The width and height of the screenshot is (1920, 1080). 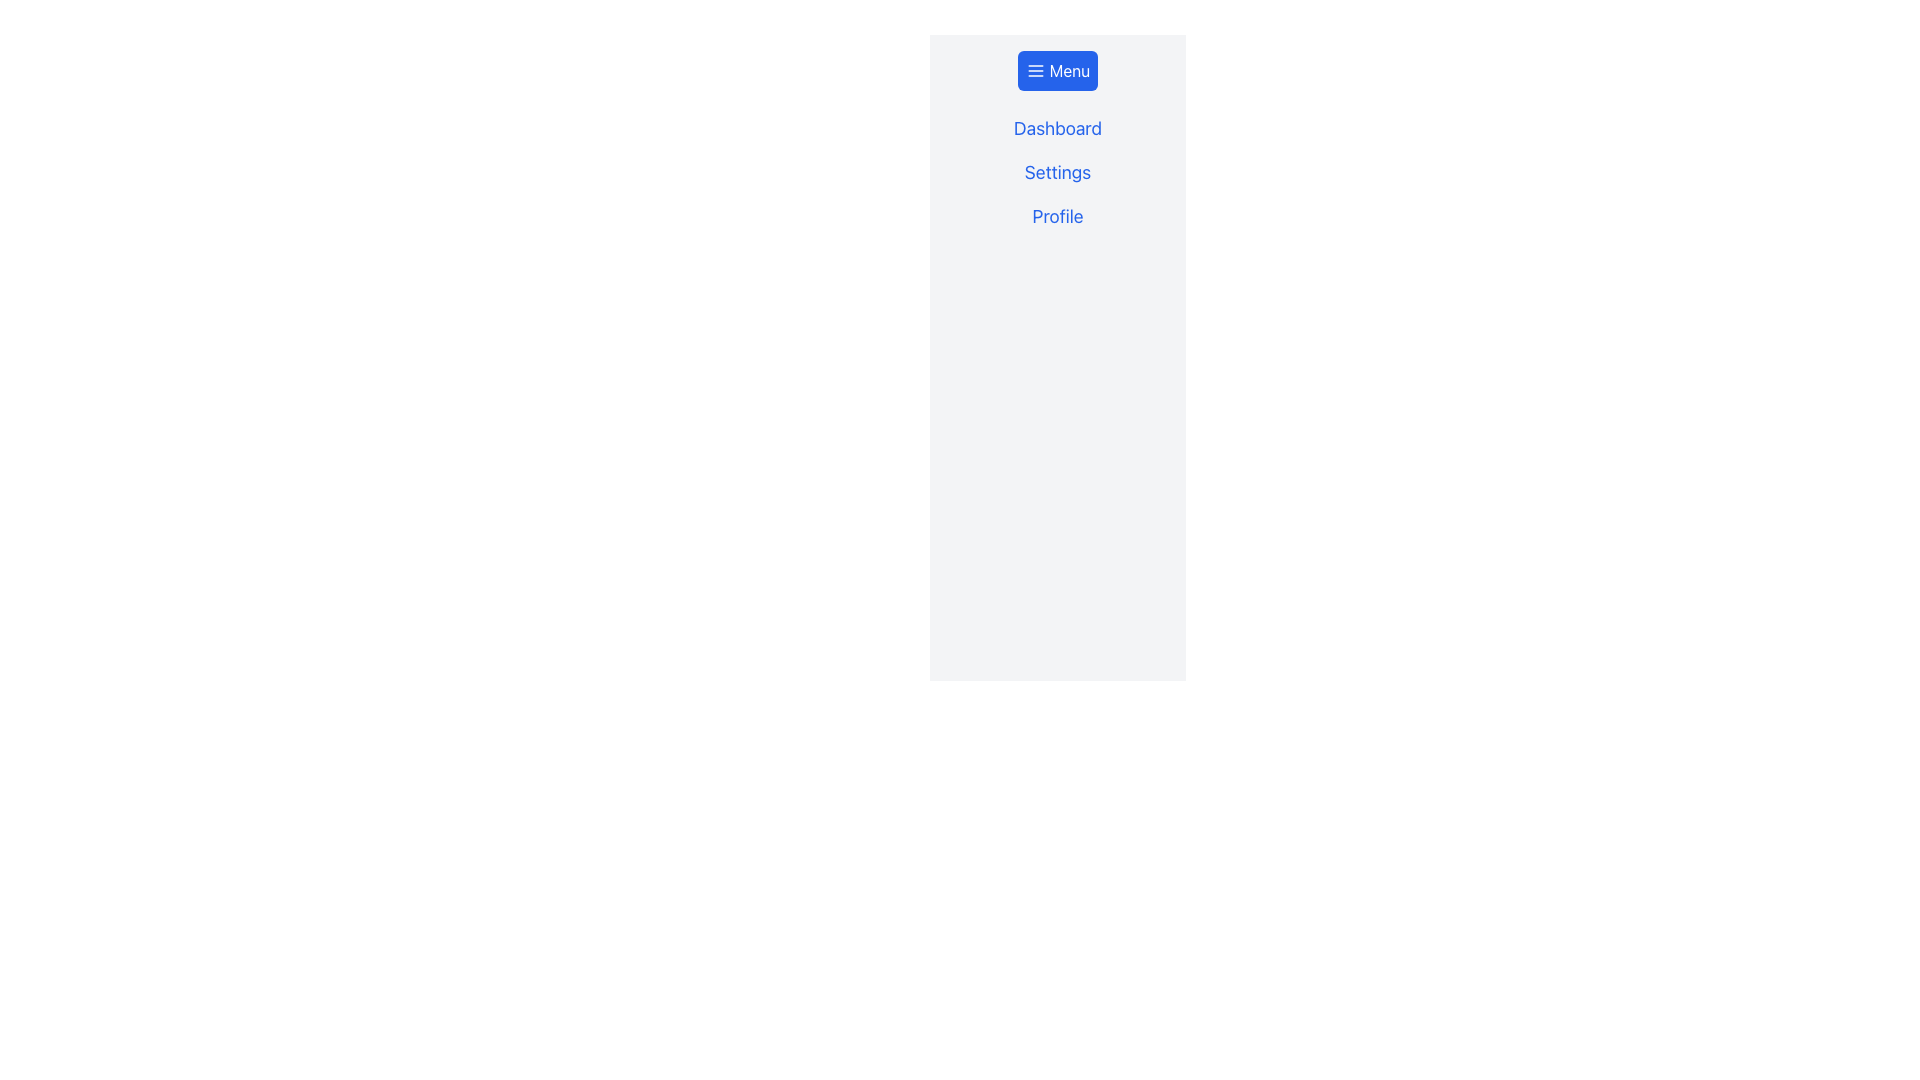 What do you see at coordinates (1056, 128) in the screenshot?
I see `the clickable navigation link that directs to the Dashboard section of the application` at bounding box center [1056, 128].